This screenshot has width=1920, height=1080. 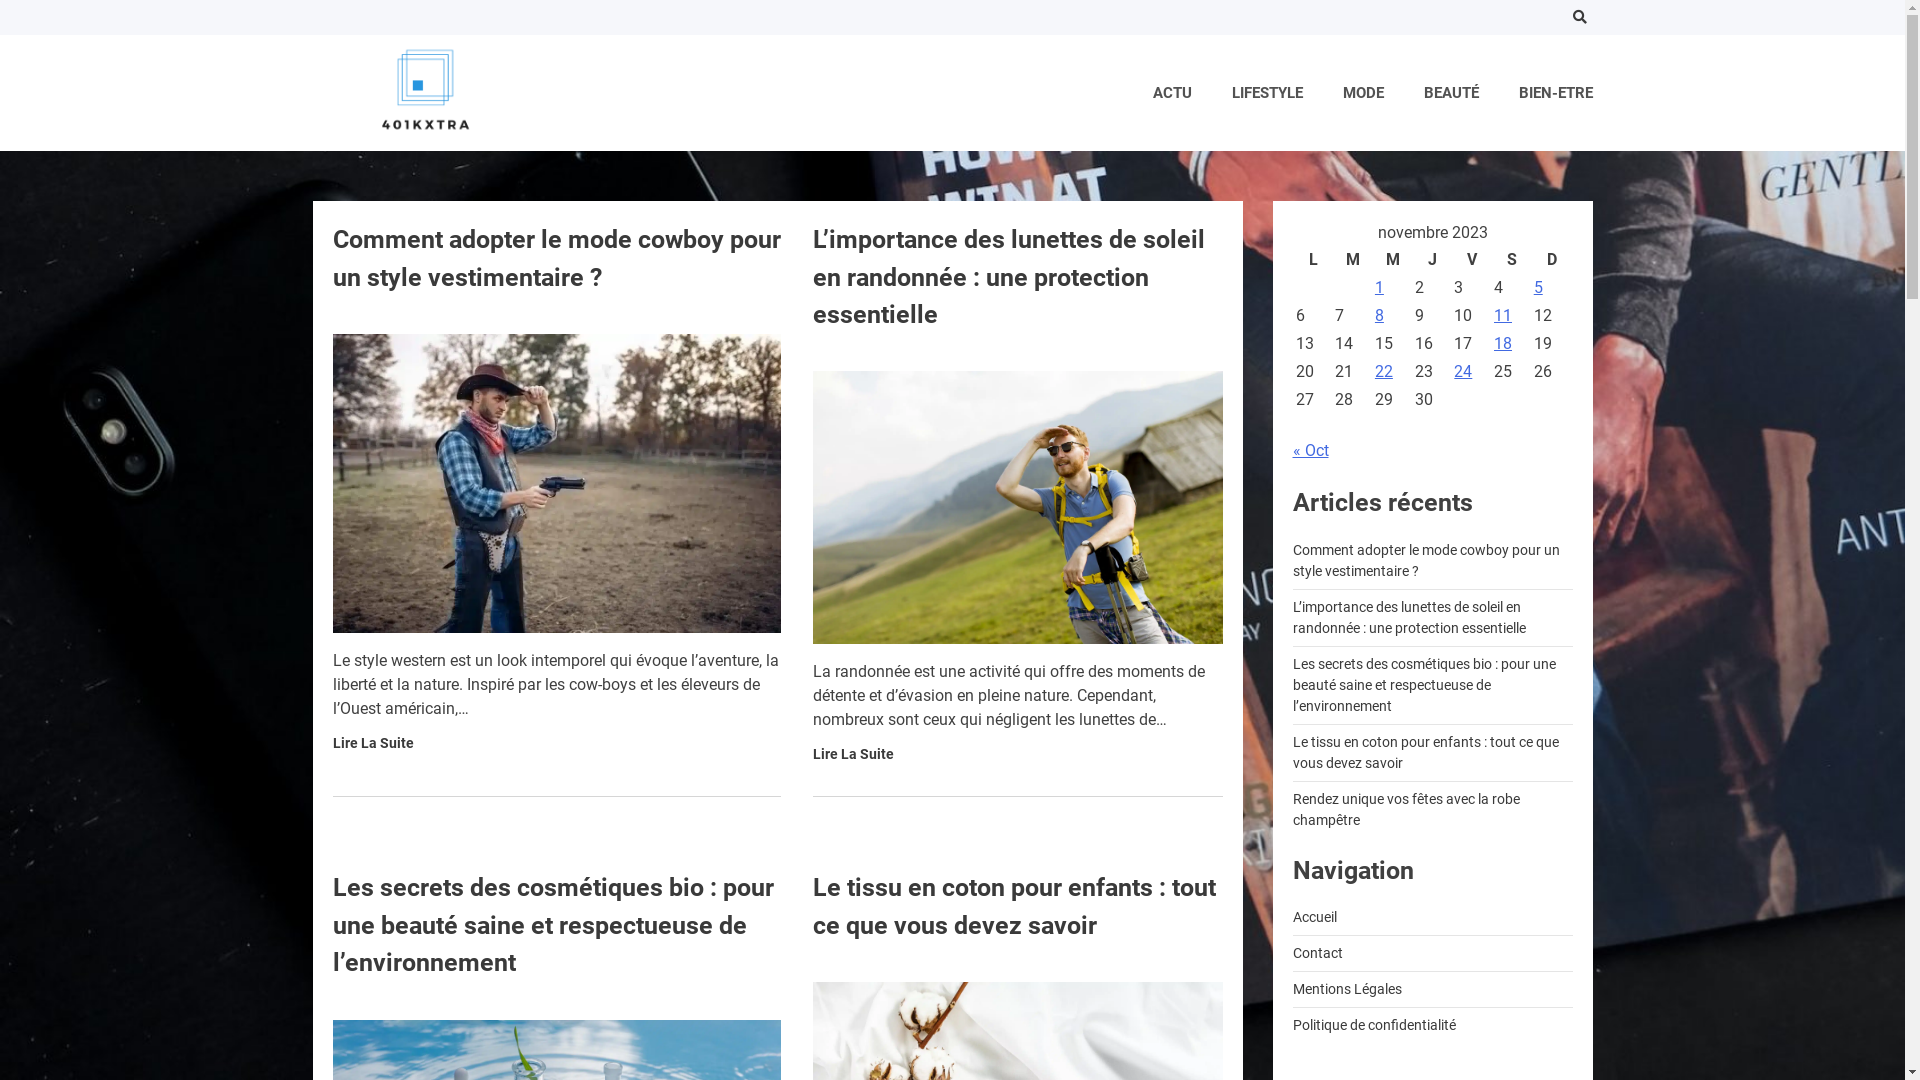 I want to click on '18', so click(x=1502, y=342).